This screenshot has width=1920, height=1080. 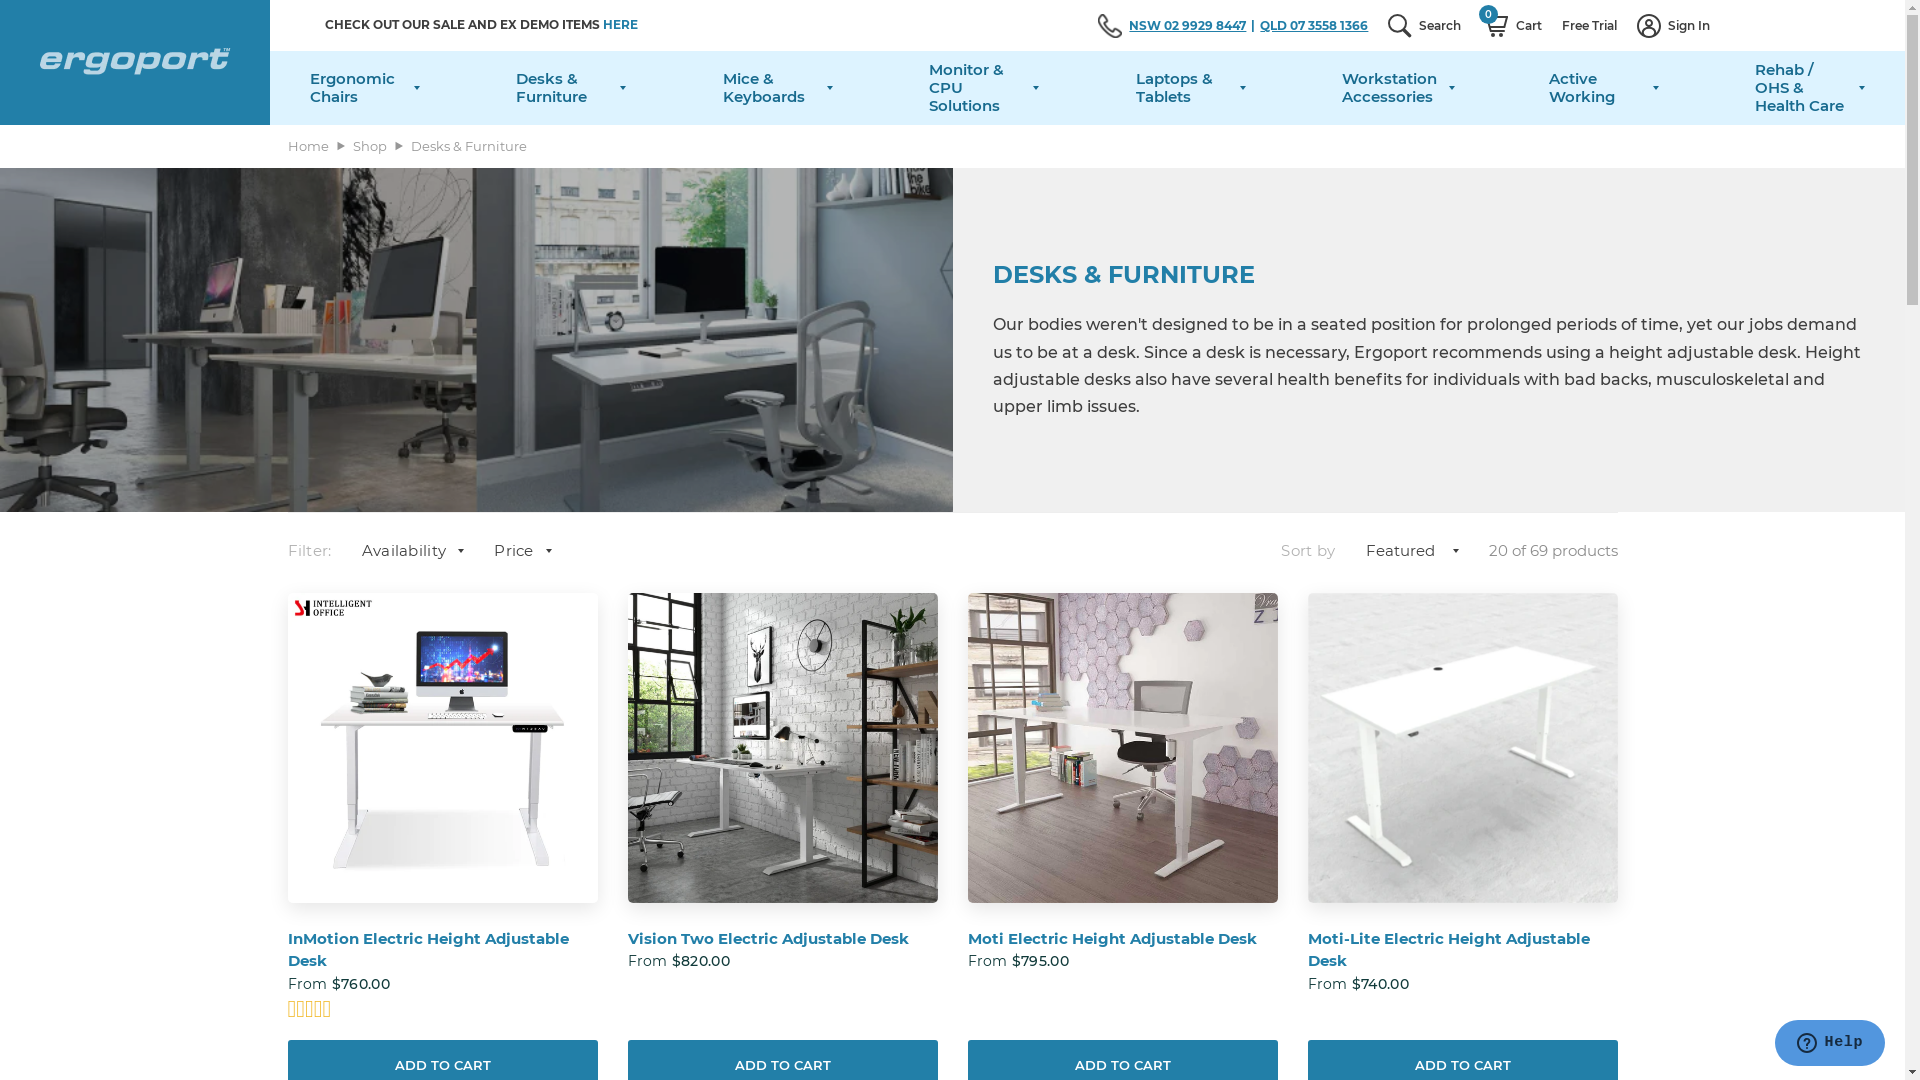 What do you see at coordinates (776, 87) in the screenshot?
I see `'Mice & Keyboards'` at bounding box center [776, 87].